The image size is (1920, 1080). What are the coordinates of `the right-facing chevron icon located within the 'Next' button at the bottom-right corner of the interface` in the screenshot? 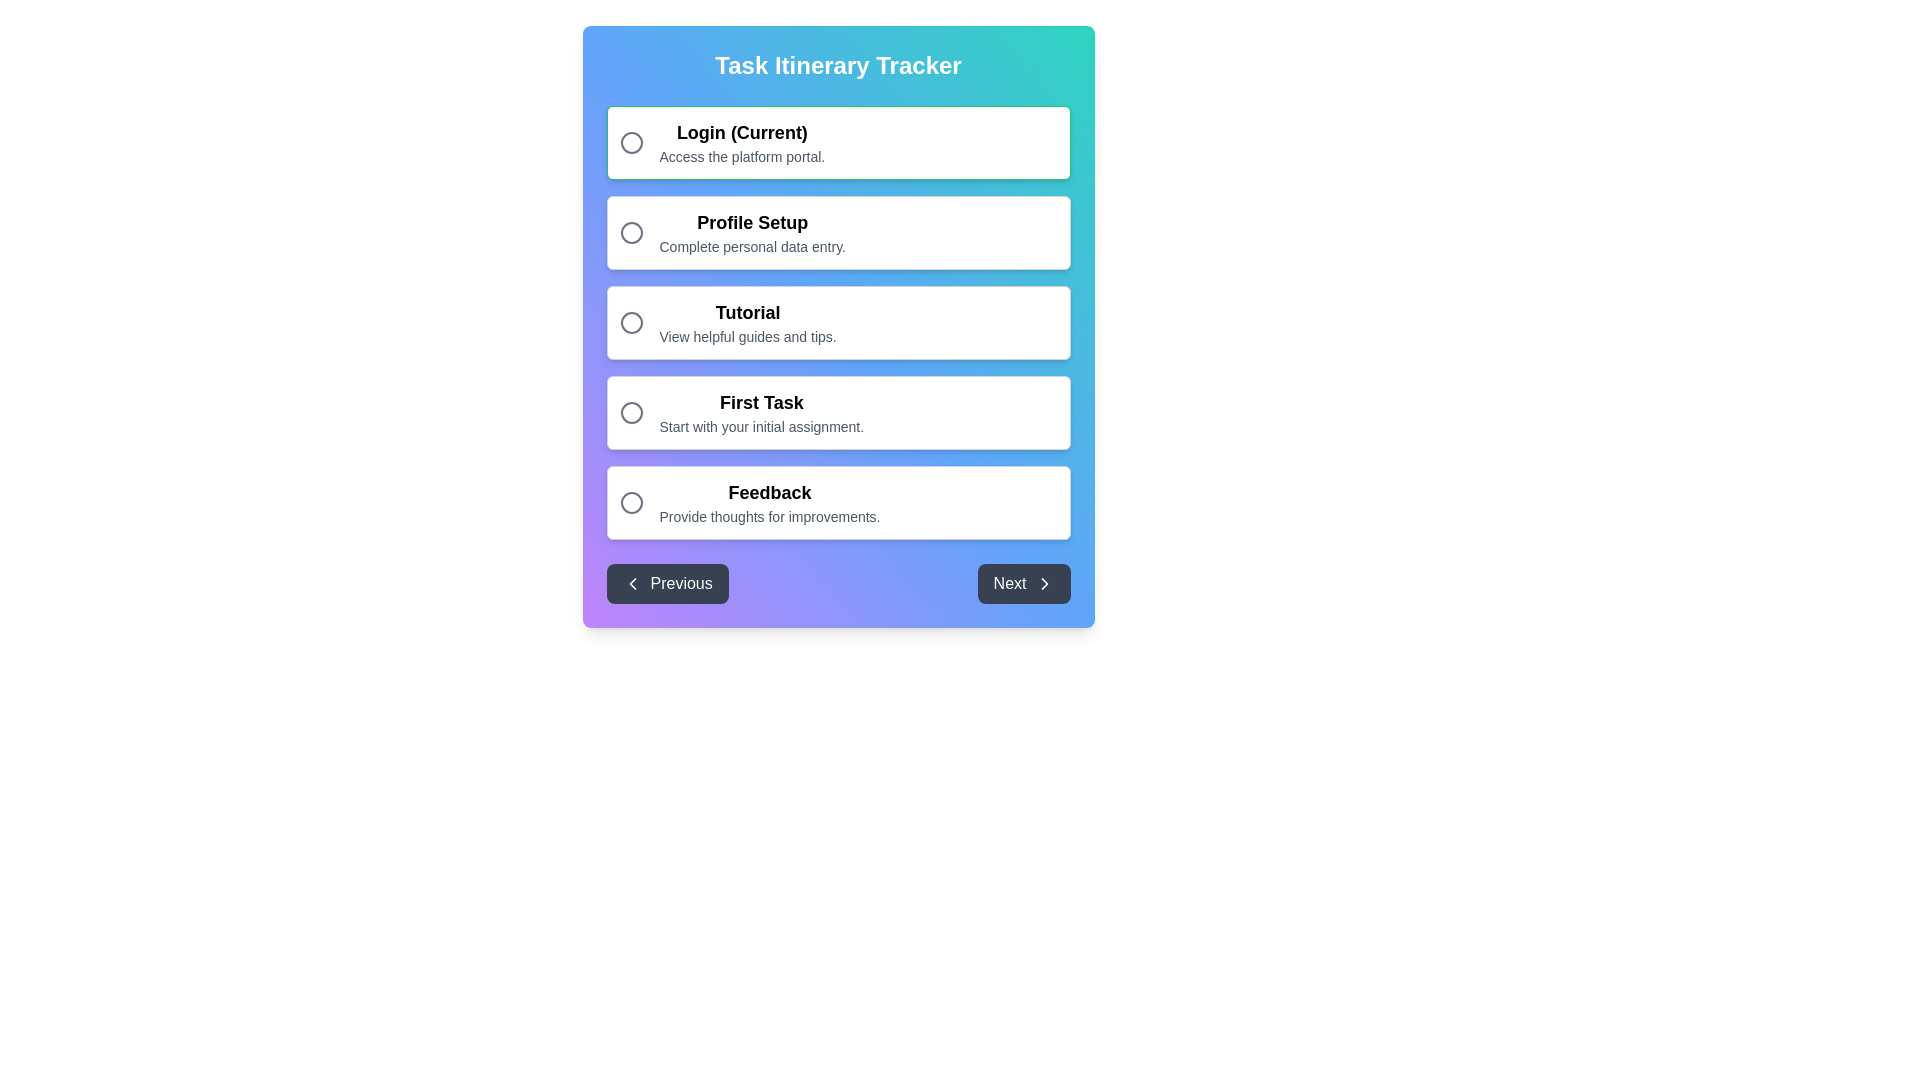 It's located at (1043, 583).